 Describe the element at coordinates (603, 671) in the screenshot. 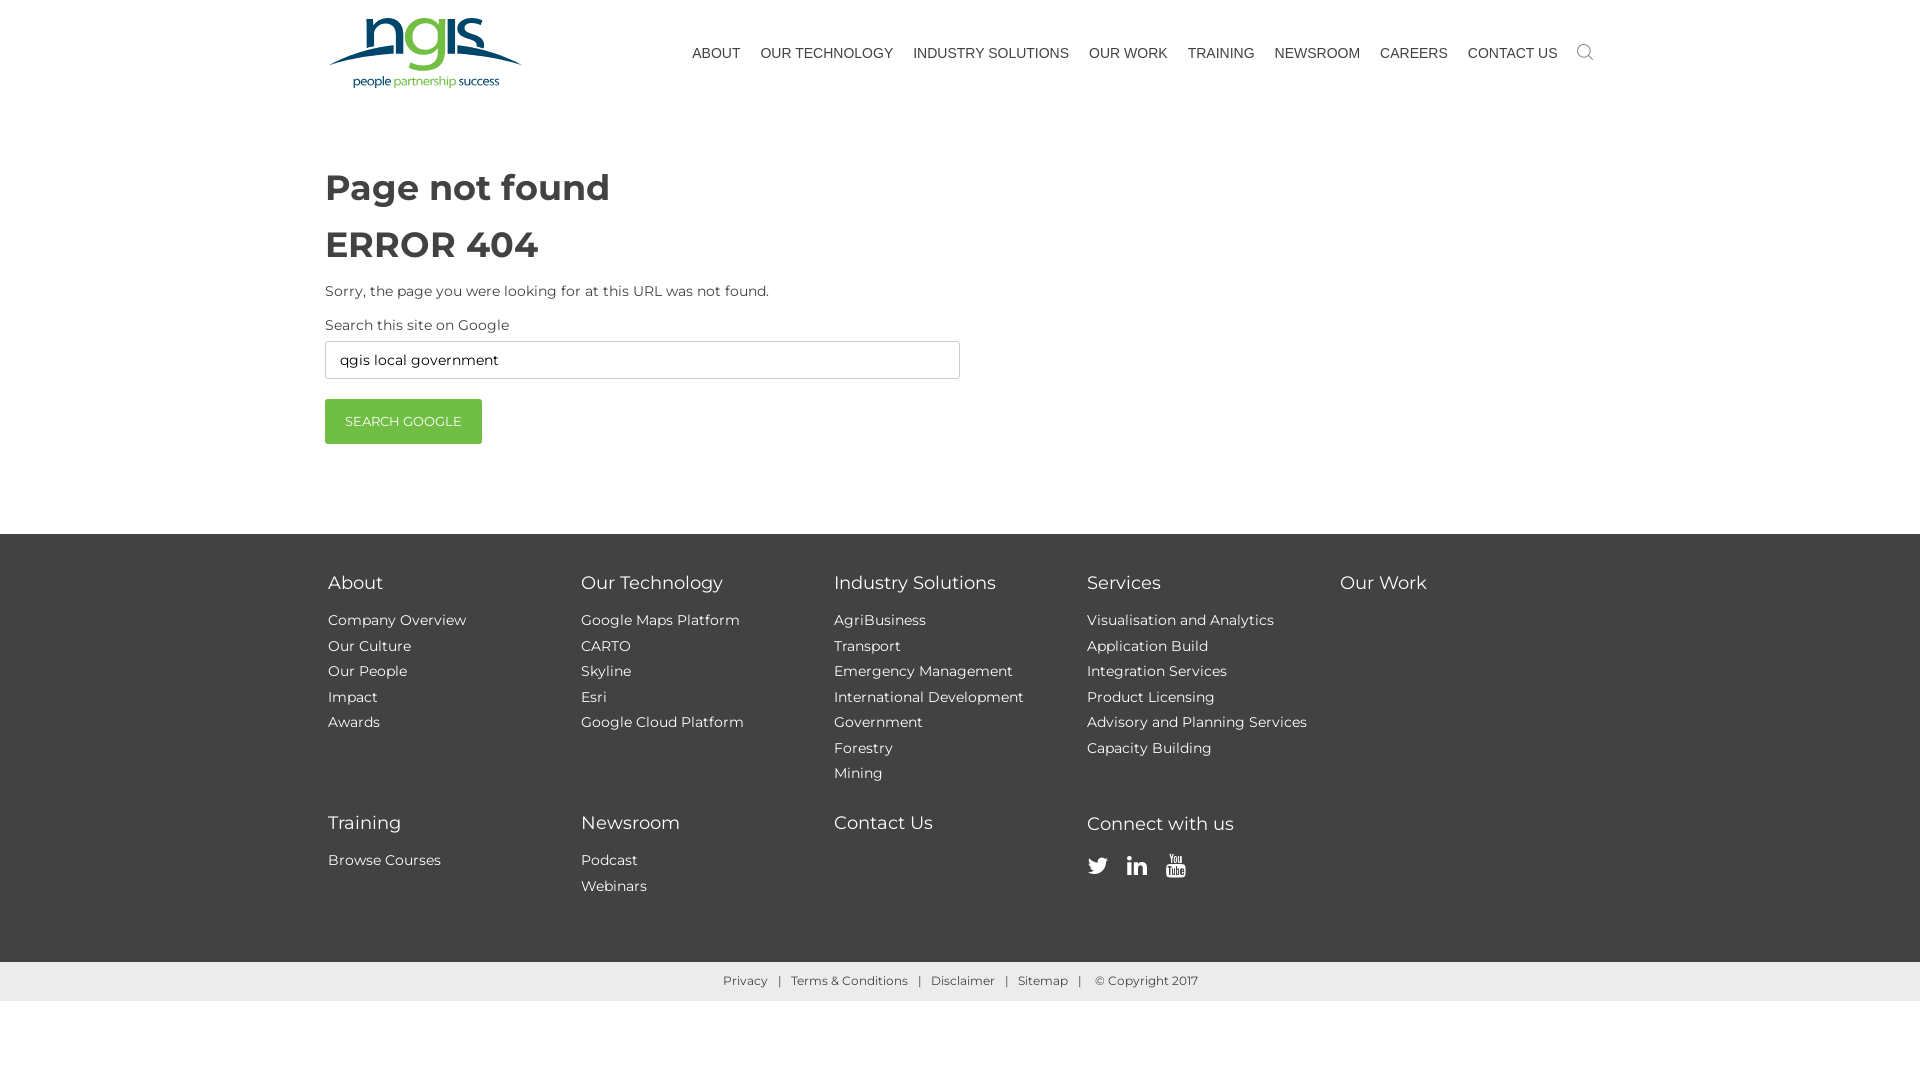

I see `'Skyline'` at that location.